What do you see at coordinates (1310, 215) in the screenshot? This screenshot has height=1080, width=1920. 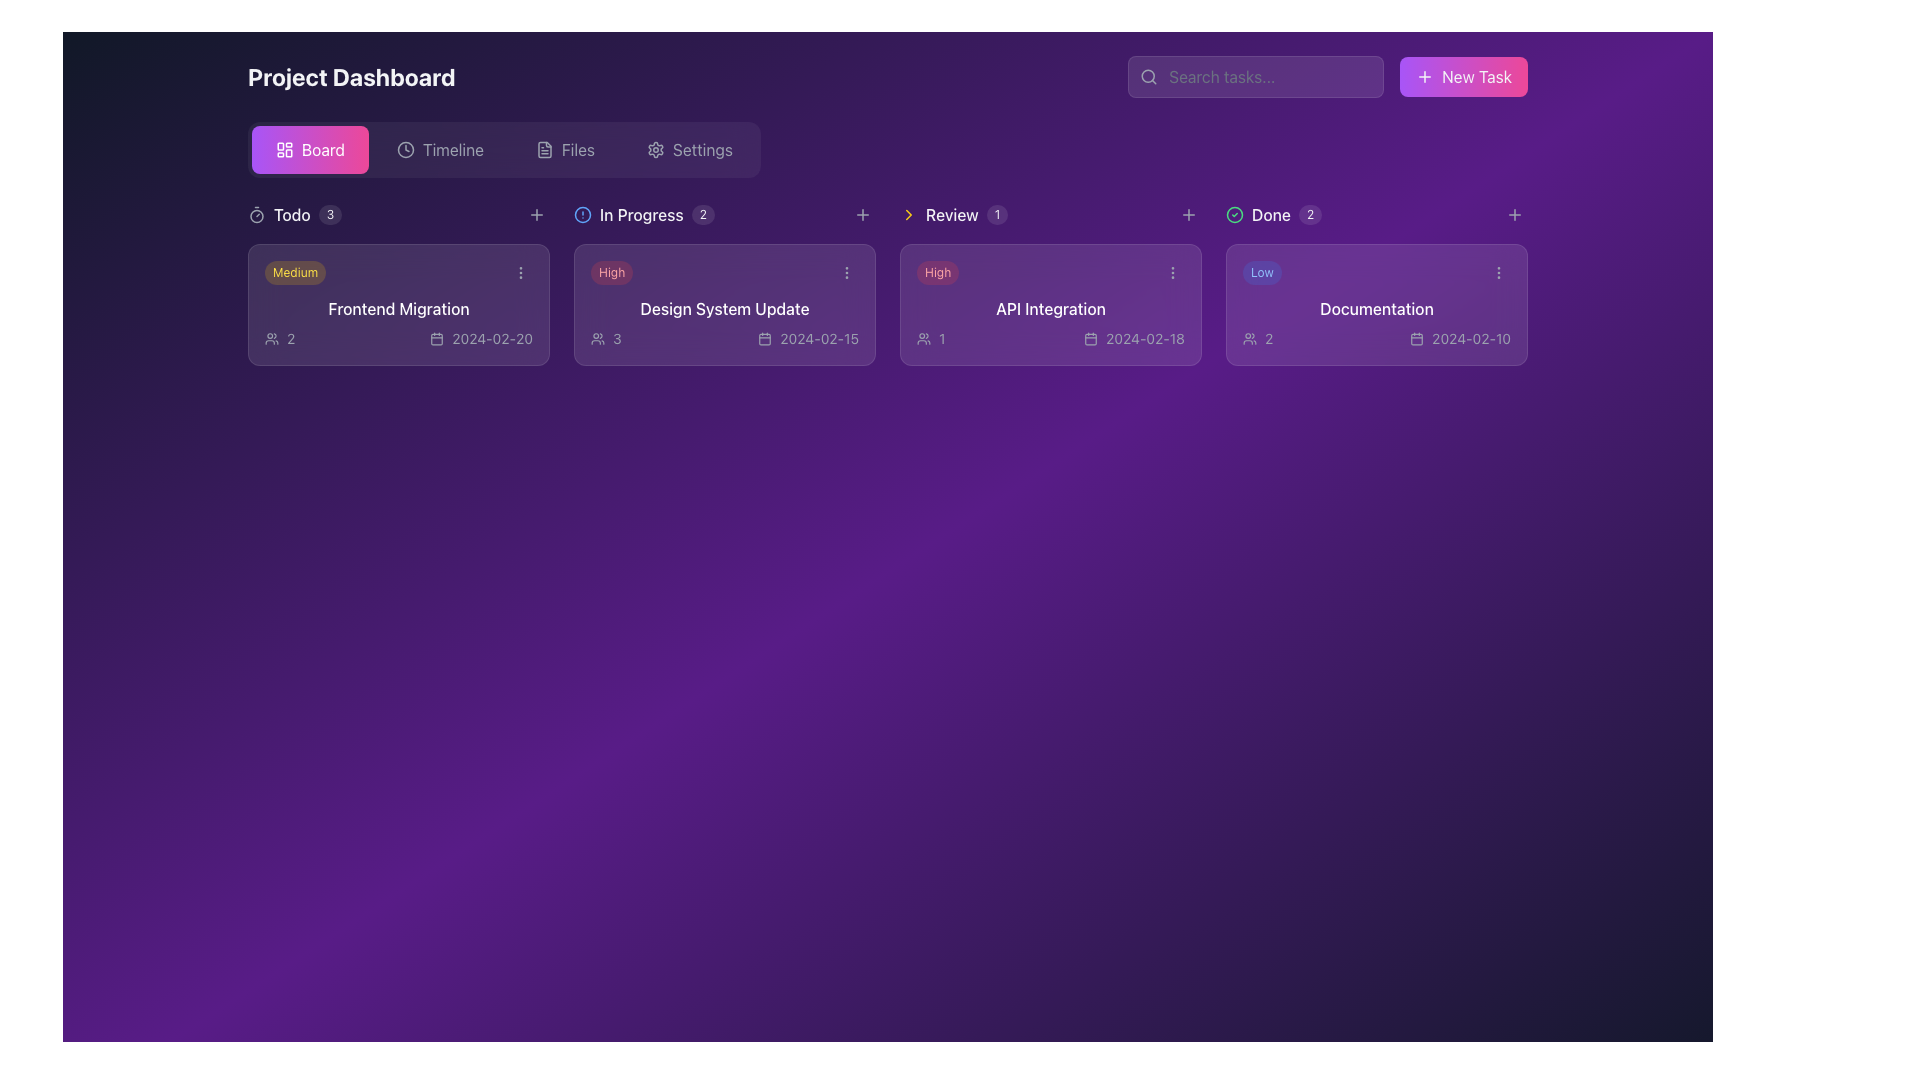 I see `the small circular badge displaying the number '2', which is positioned to the right of the word 'Done' in the dashboard's top navigation bar` at bounding box center [1310, 215].